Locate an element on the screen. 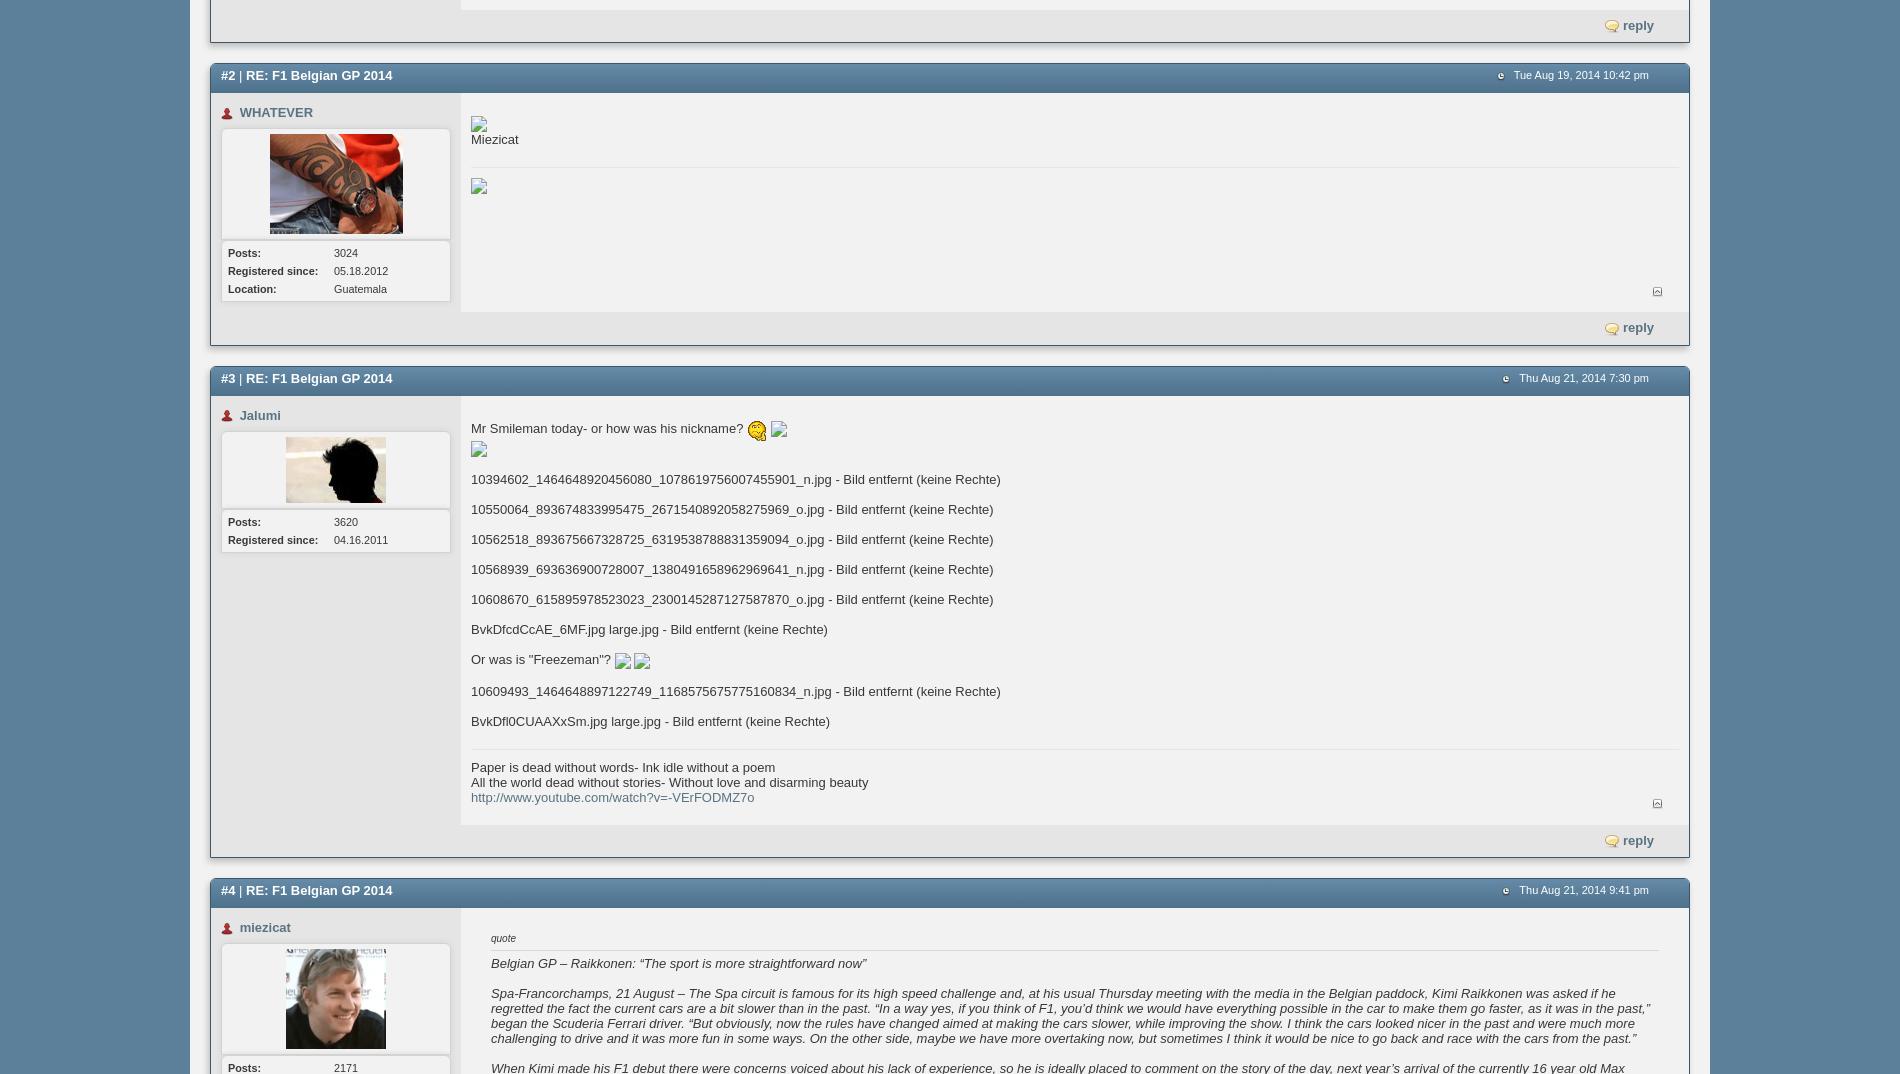 This screenshot has height=1074, width=1900. '10550064_893674833995475_2671540892058275969_o.jpg - Bild entfernt (keine Rechte)' is located at coordinates (731, 509).